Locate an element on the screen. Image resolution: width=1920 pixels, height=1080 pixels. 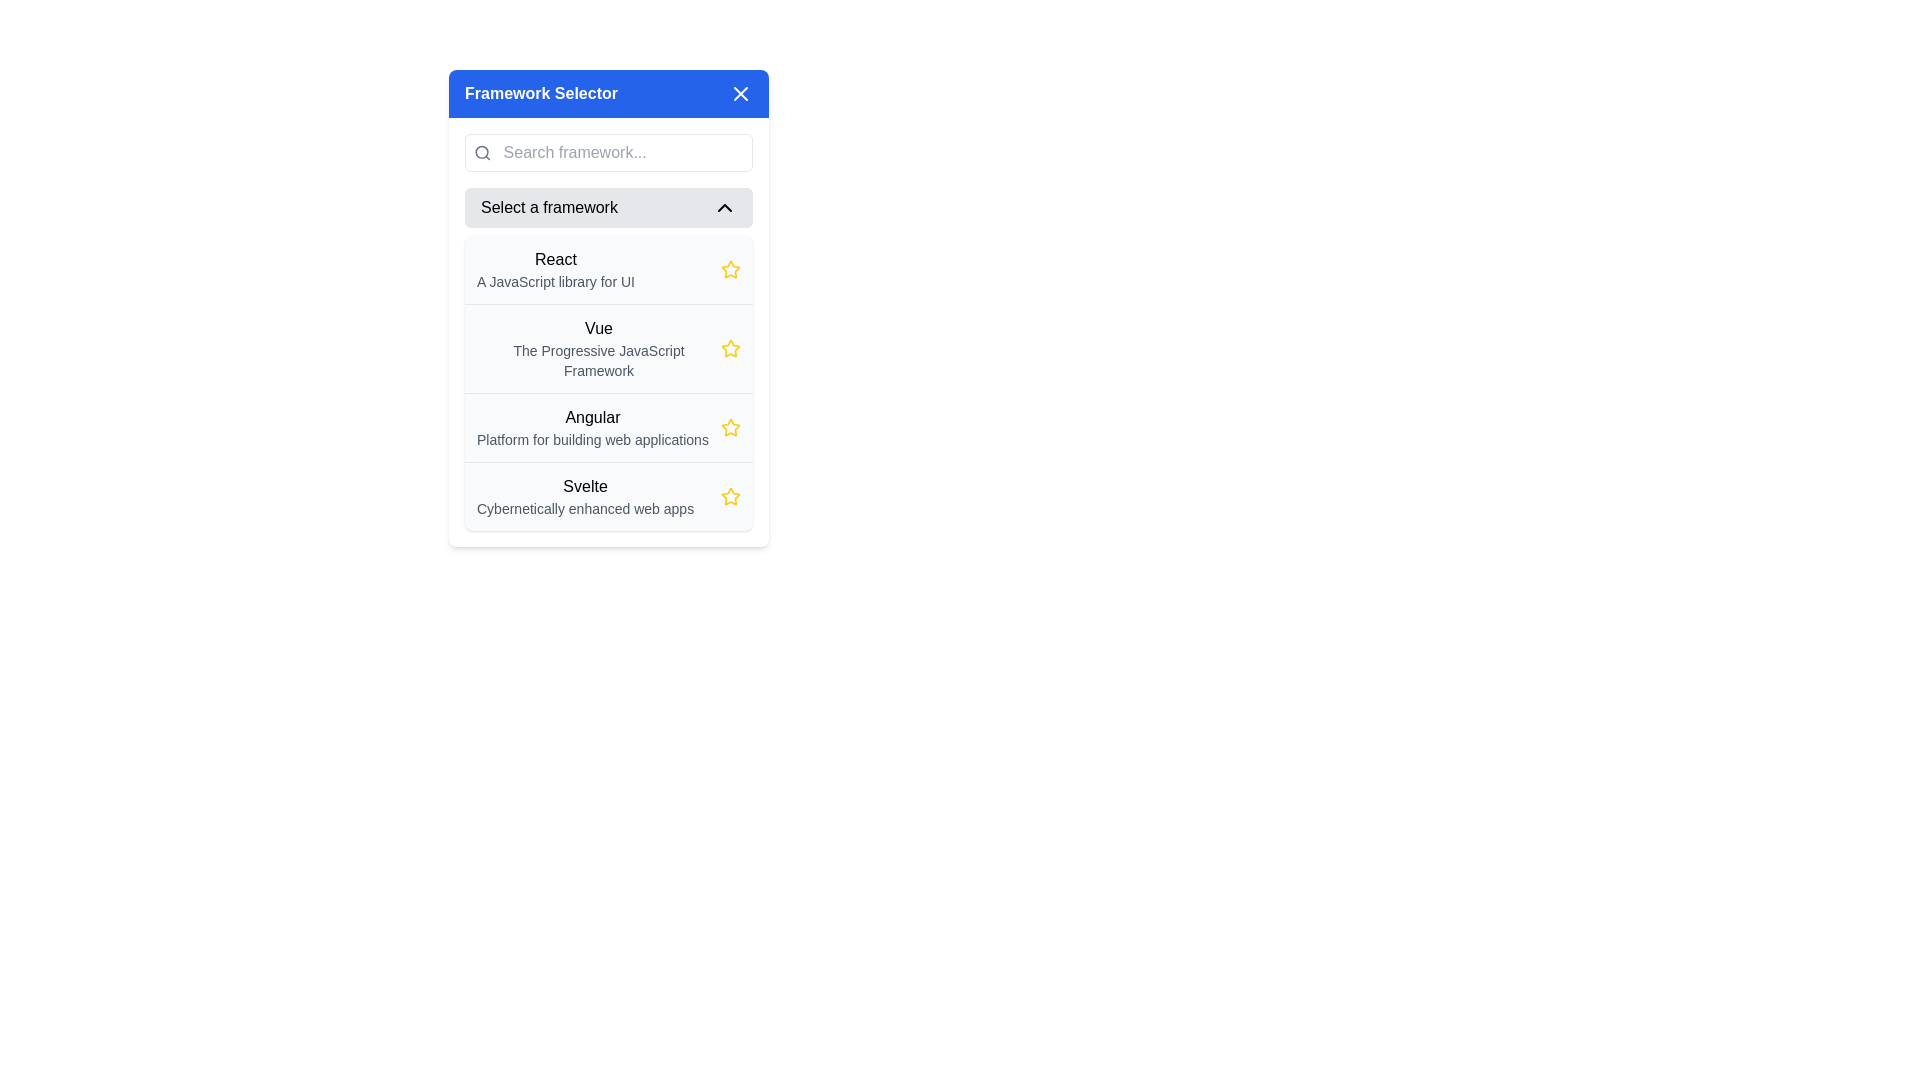
on the star icon used for ratings or marking favorites, located next is located at coordinates (729, 496).